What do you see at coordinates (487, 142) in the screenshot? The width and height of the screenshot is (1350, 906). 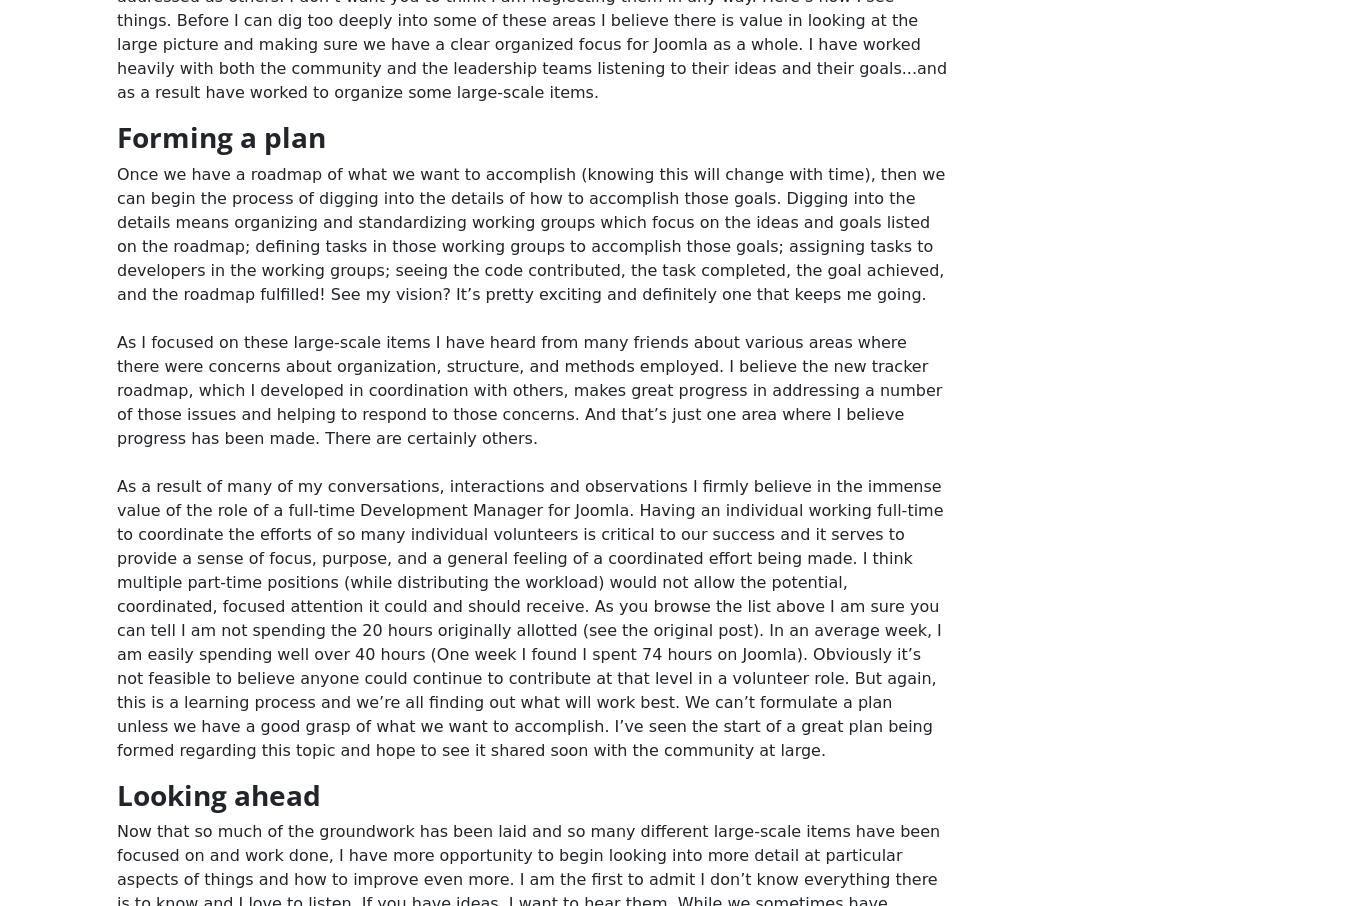 I see `'© 2005 - 2023'` at bounding box center [487, 142].